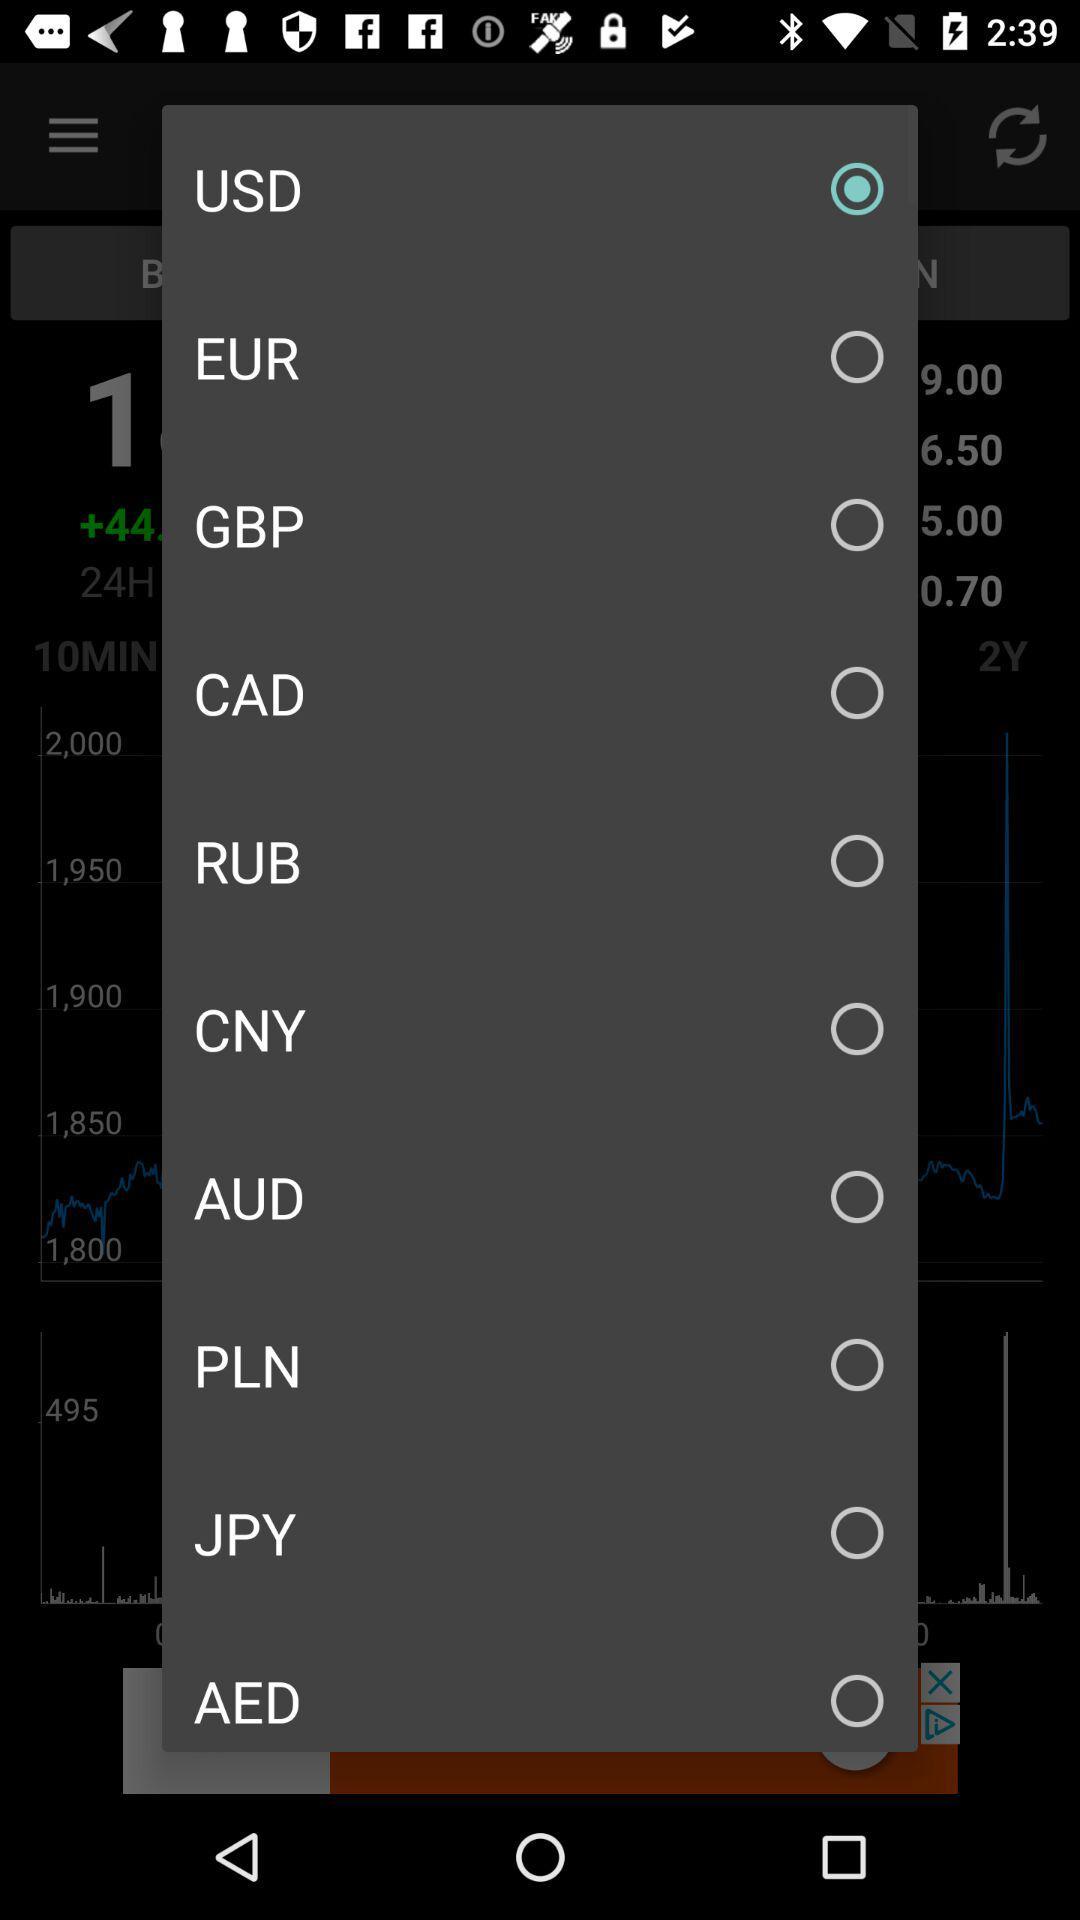  What do you see at coordinates (540, 1028) in the screenshot?
I see `item above aud` at bounding box center [540, 1028].